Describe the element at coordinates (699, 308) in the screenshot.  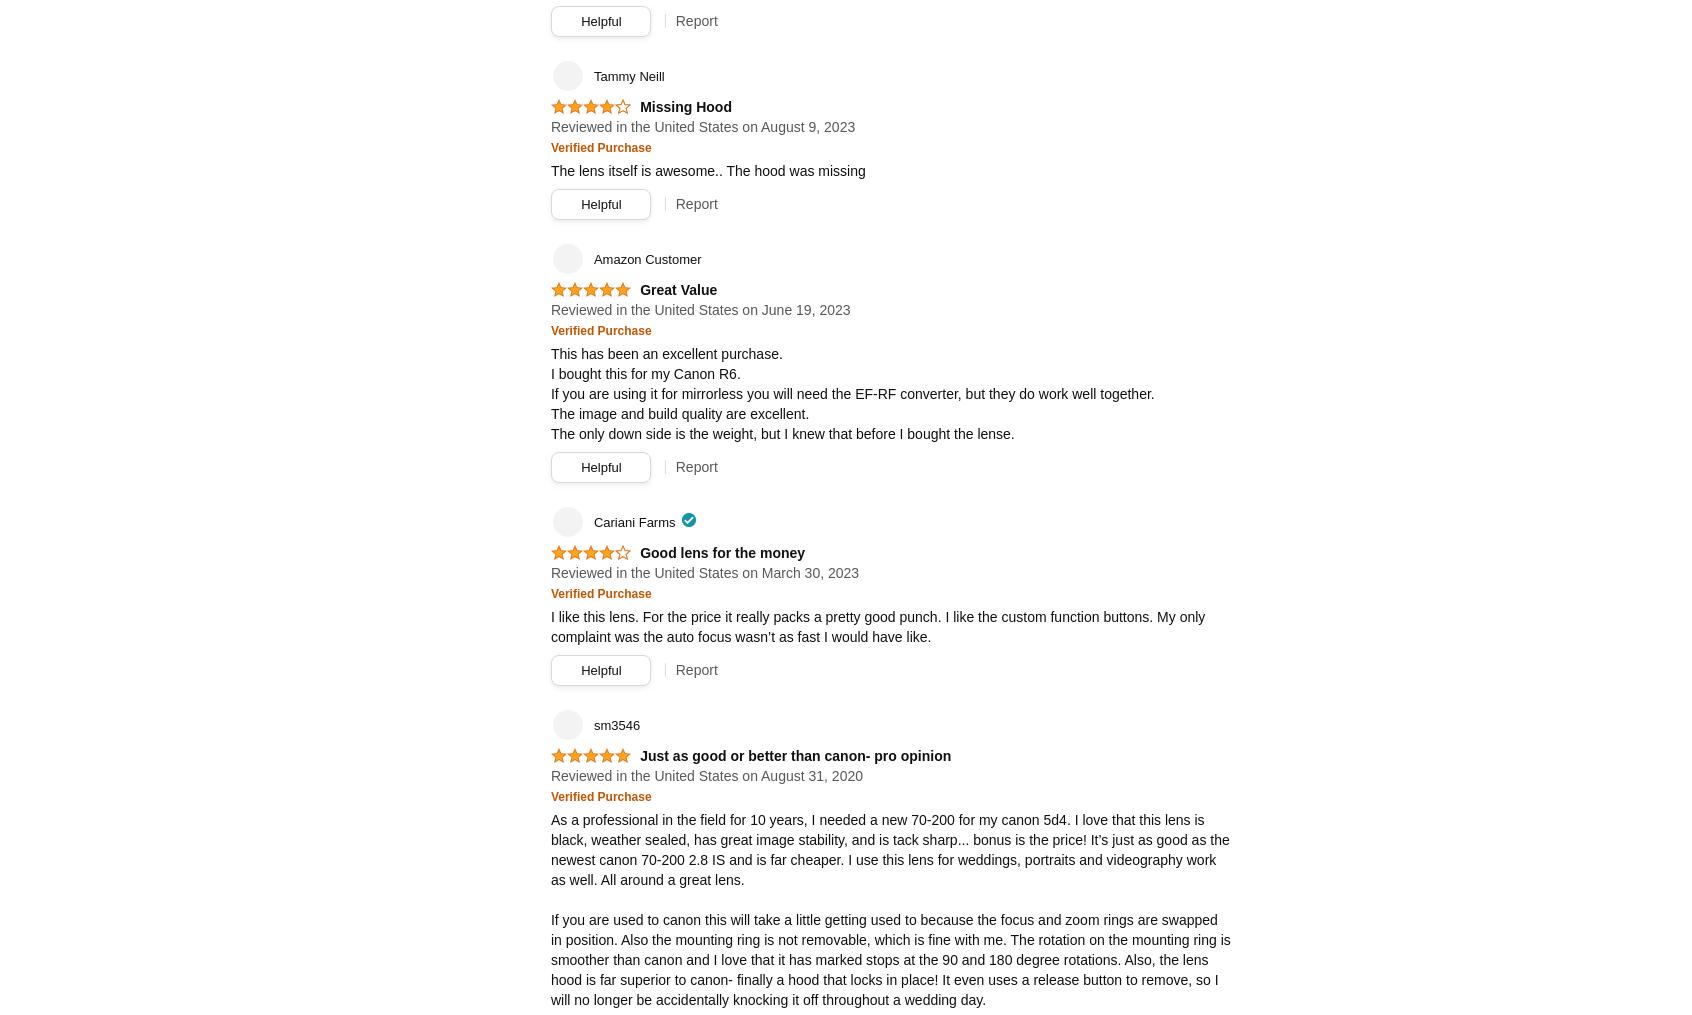
I see `'Reviewed in the United States on June 19, 2023'` at that location.